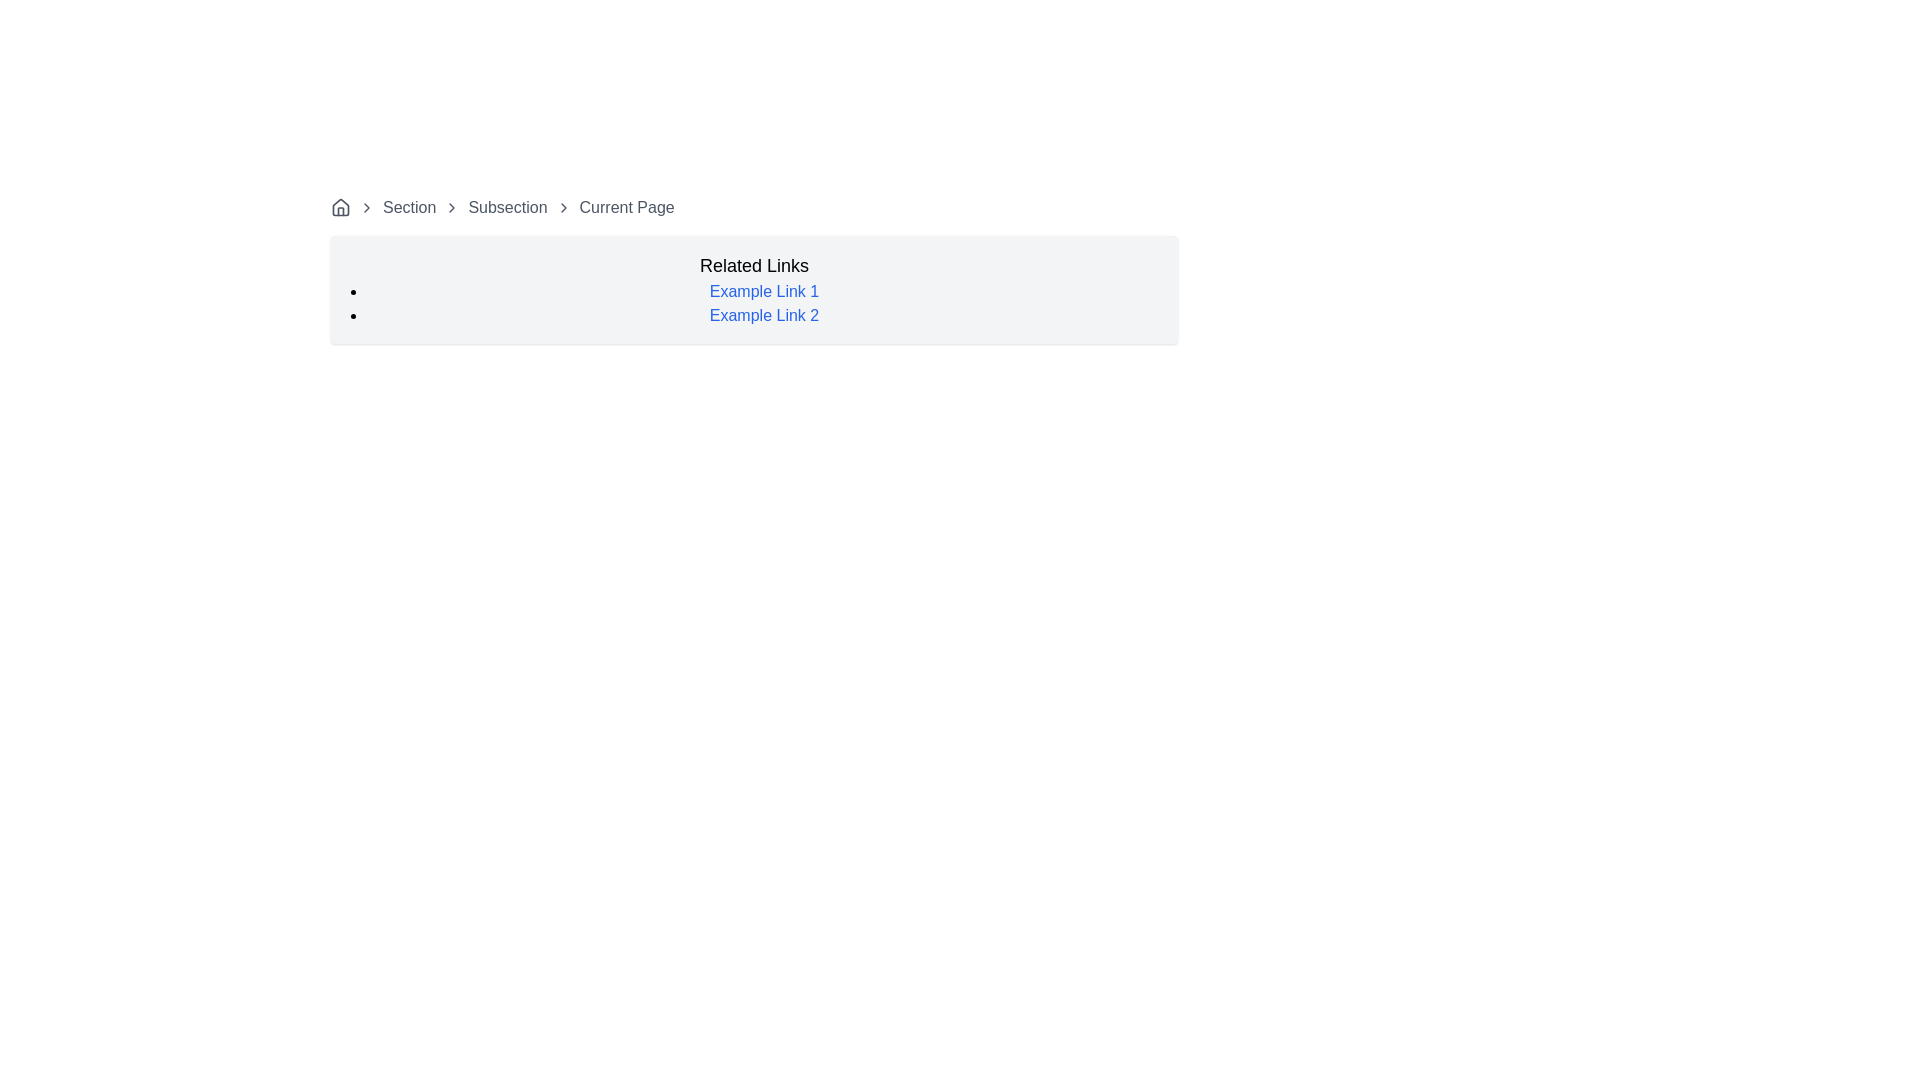 The width and height of the screenshot is (1920, 1080). What do you see at coordinates (753, 265) in the screenshot?
I see `the heading text block that indicates related links, located at the top-center of the layout within a rounded box` at bounding box center [753, 265].